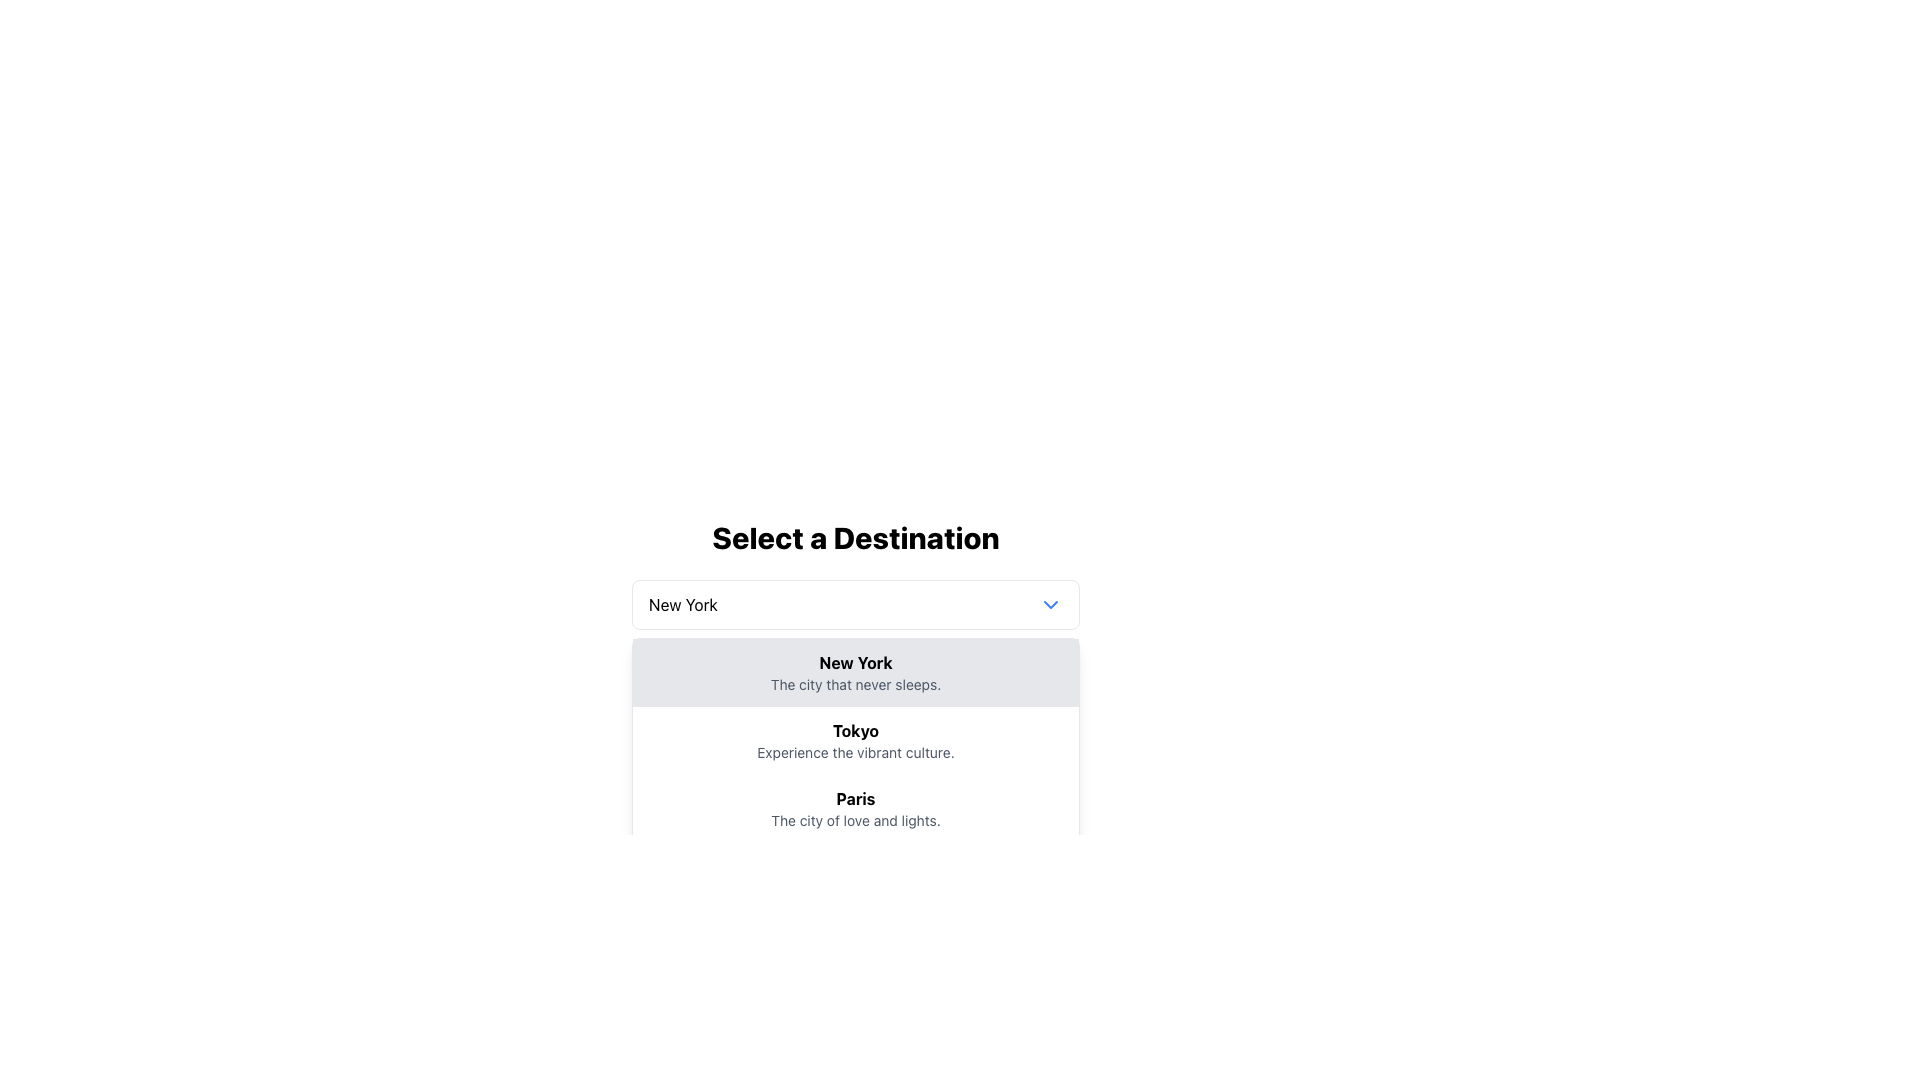 The width and height of the screenshot is (1920, 1080). I want to click on the text element that reads 'Experience the vibrant culture.' which is styled in a small, light gray font and positioned directly below the title 'Tokyo', so click(855, 752).